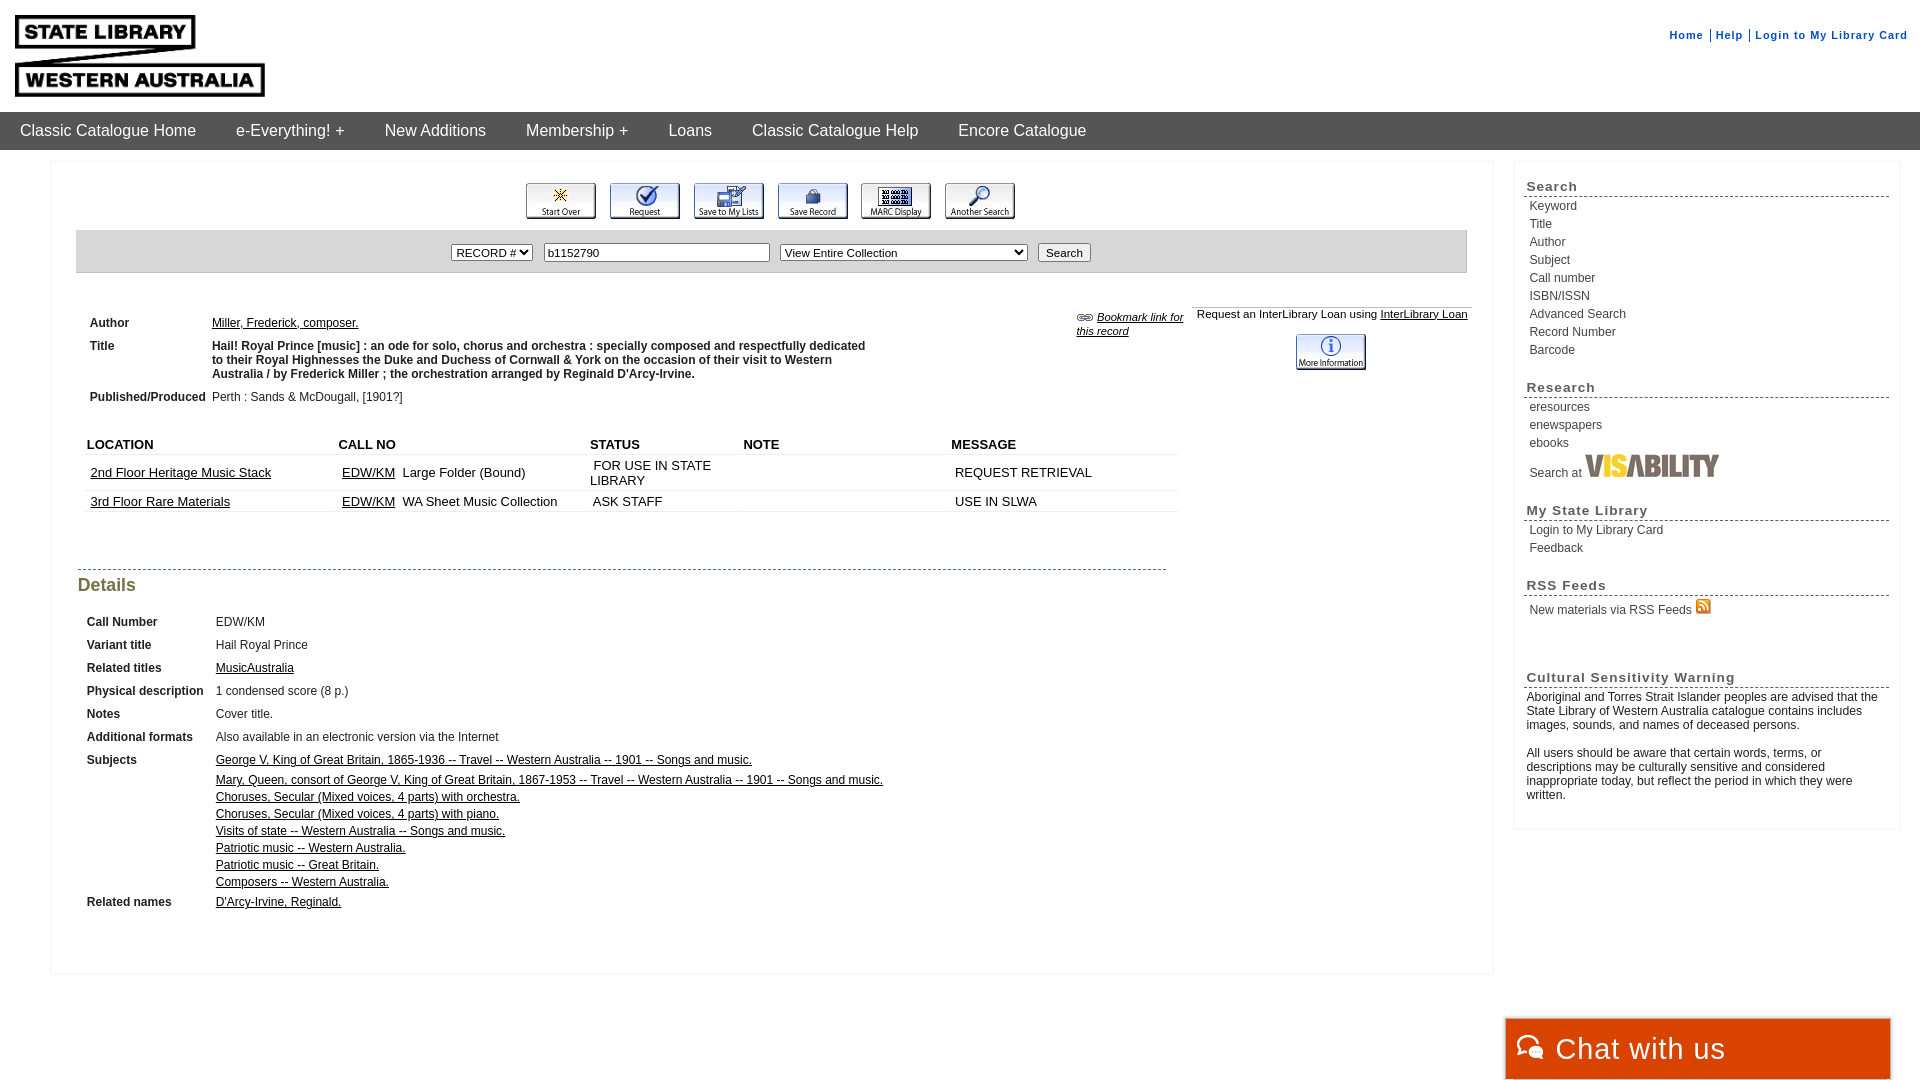  What do you see at coordinates (575, 131) in the screenshot?
I see `'Membership'` at bounding box center [575, 131].